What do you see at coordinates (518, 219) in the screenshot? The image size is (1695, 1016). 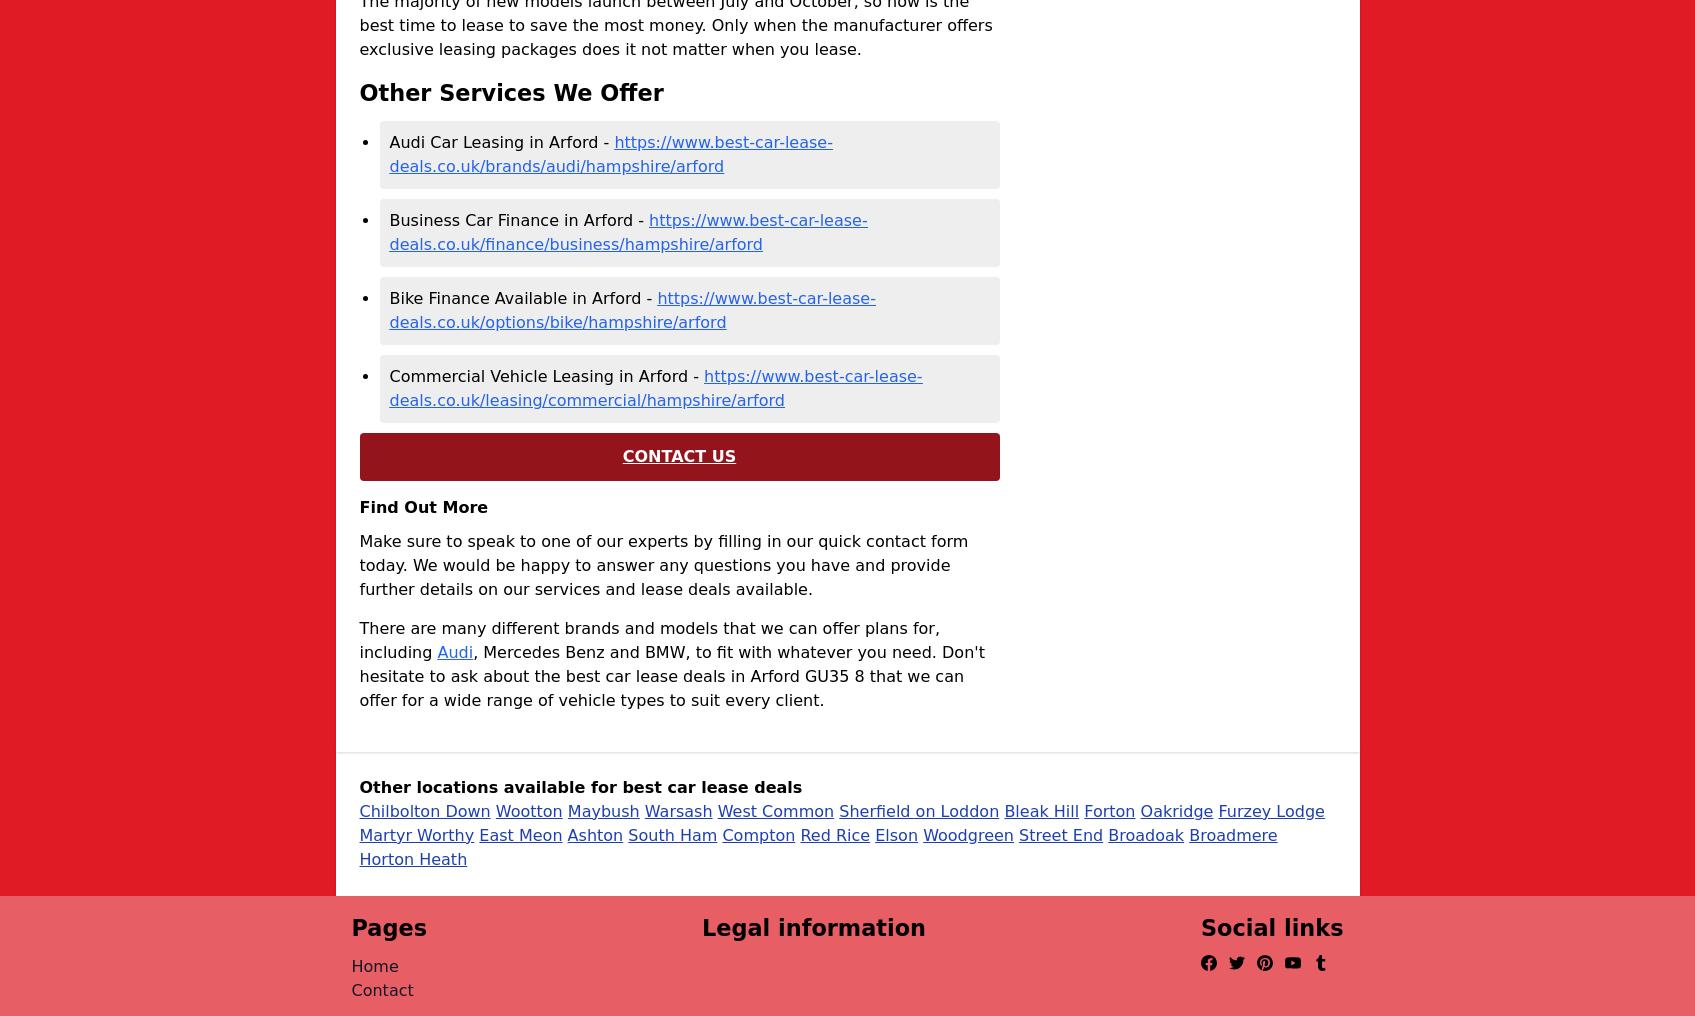 I see `'Business Car Finance in Arford -'` at bounding box center [518, 219].